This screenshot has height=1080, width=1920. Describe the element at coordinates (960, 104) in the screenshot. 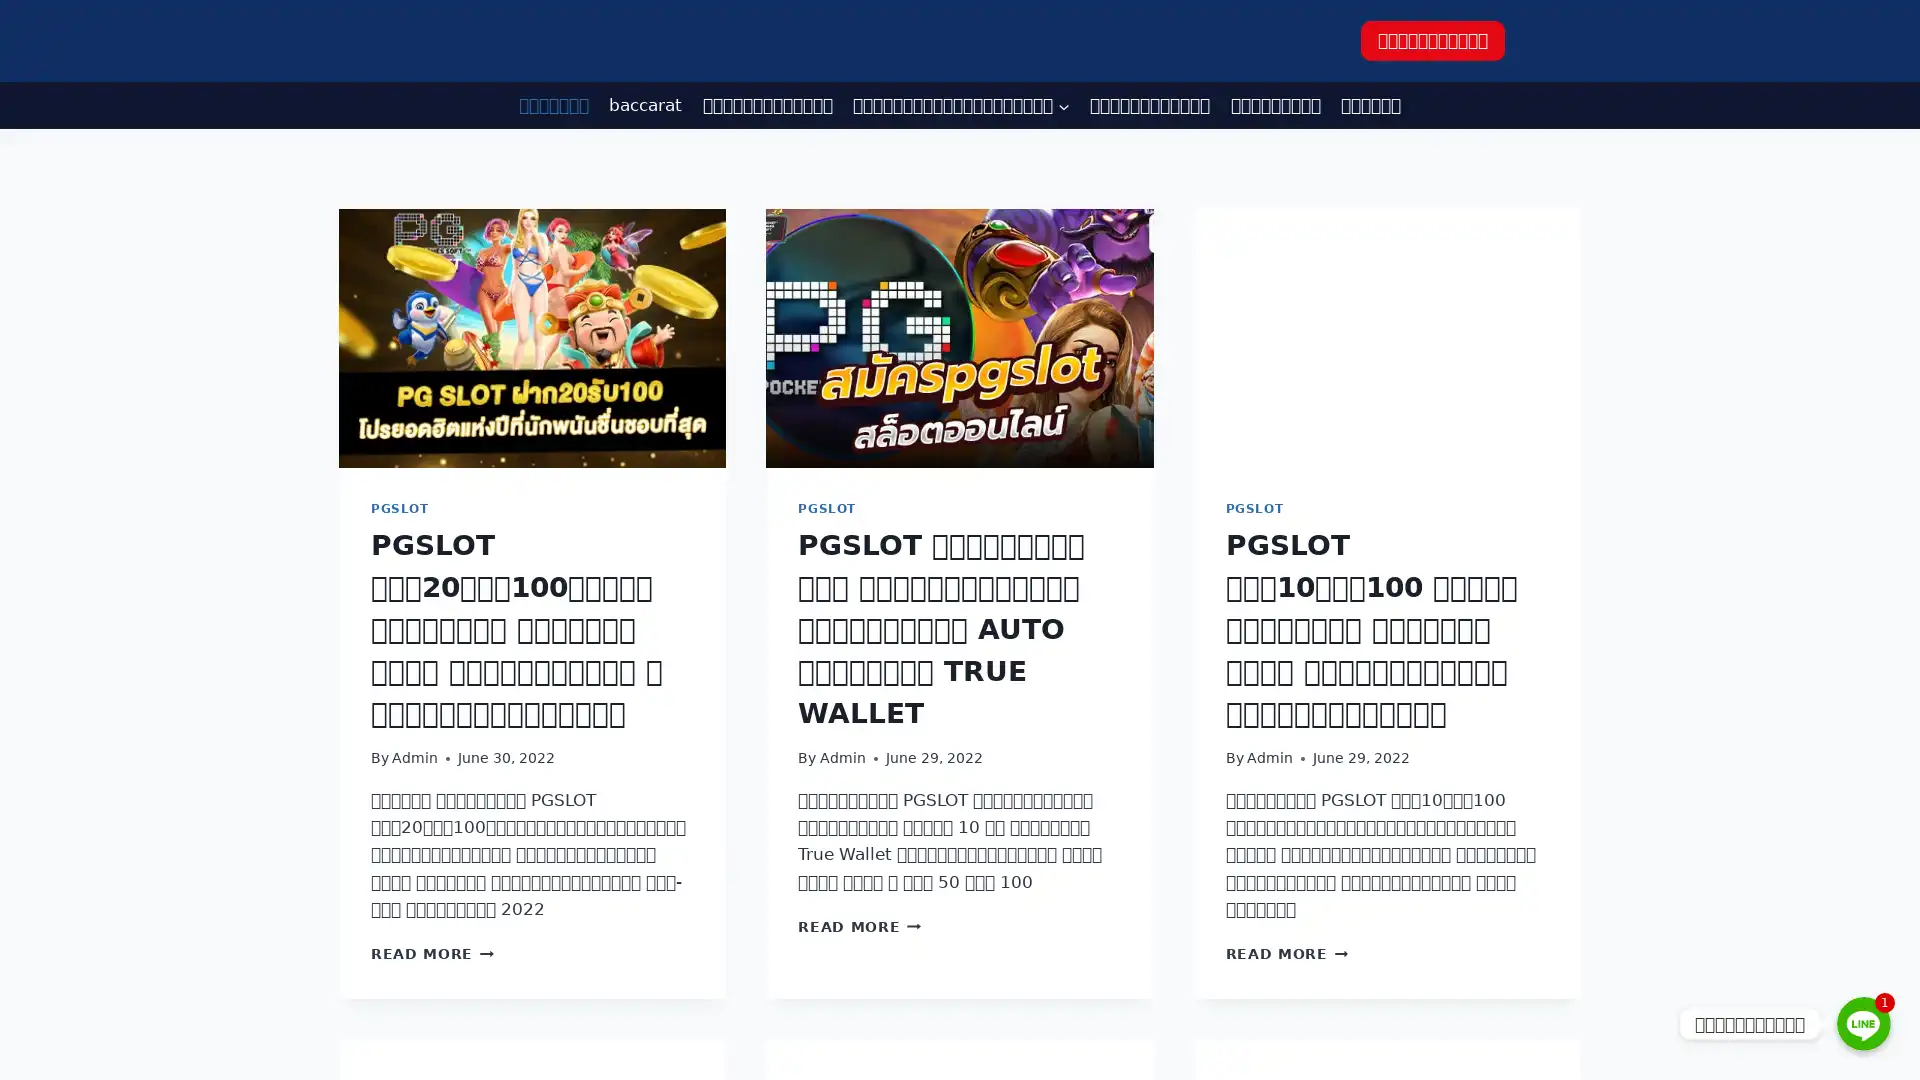

I see `Expand child menu` at that location.